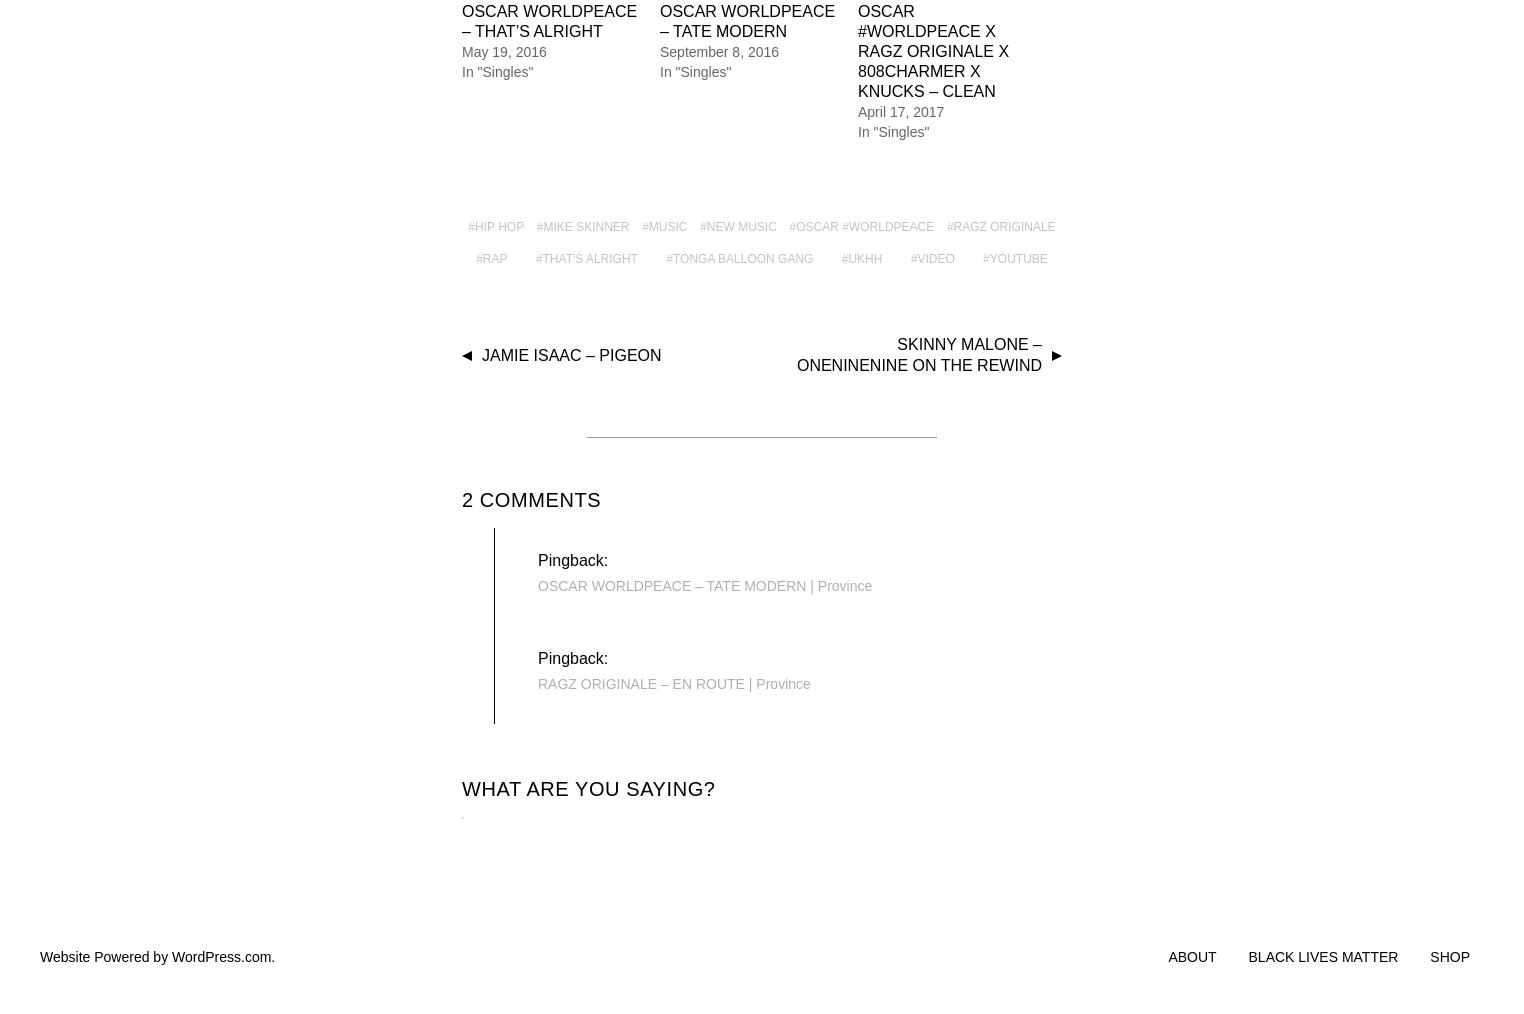 The height and width of the screenshot is (1014, 1524). What do you see at coordinates (1004, 226) in the screenshot?
I see `'Ragz Originale'` at bounding box center [1004, 226].